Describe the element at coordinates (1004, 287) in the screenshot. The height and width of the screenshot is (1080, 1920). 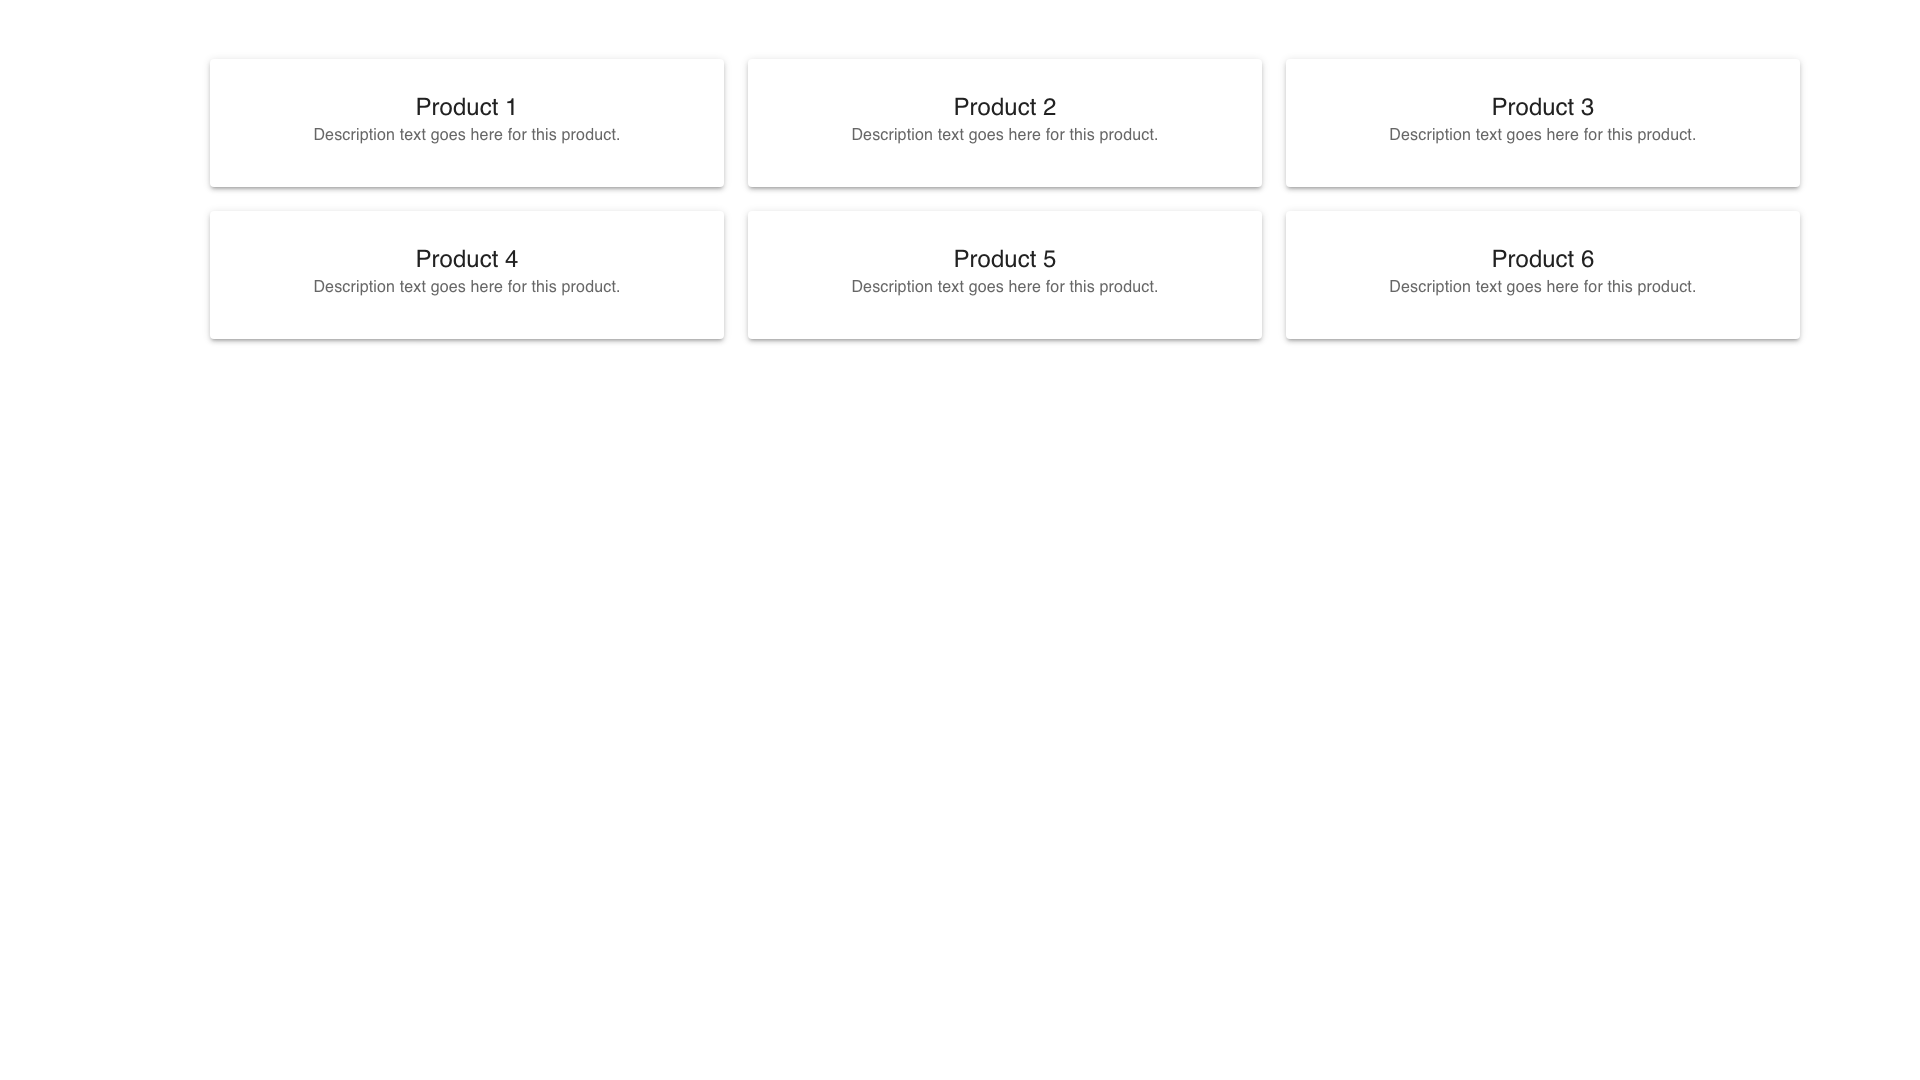
I see `the static text element providing detailed description for 'Product 5', located directly below the heading of the same product in the middle row, second column of the grid layout` at that location.